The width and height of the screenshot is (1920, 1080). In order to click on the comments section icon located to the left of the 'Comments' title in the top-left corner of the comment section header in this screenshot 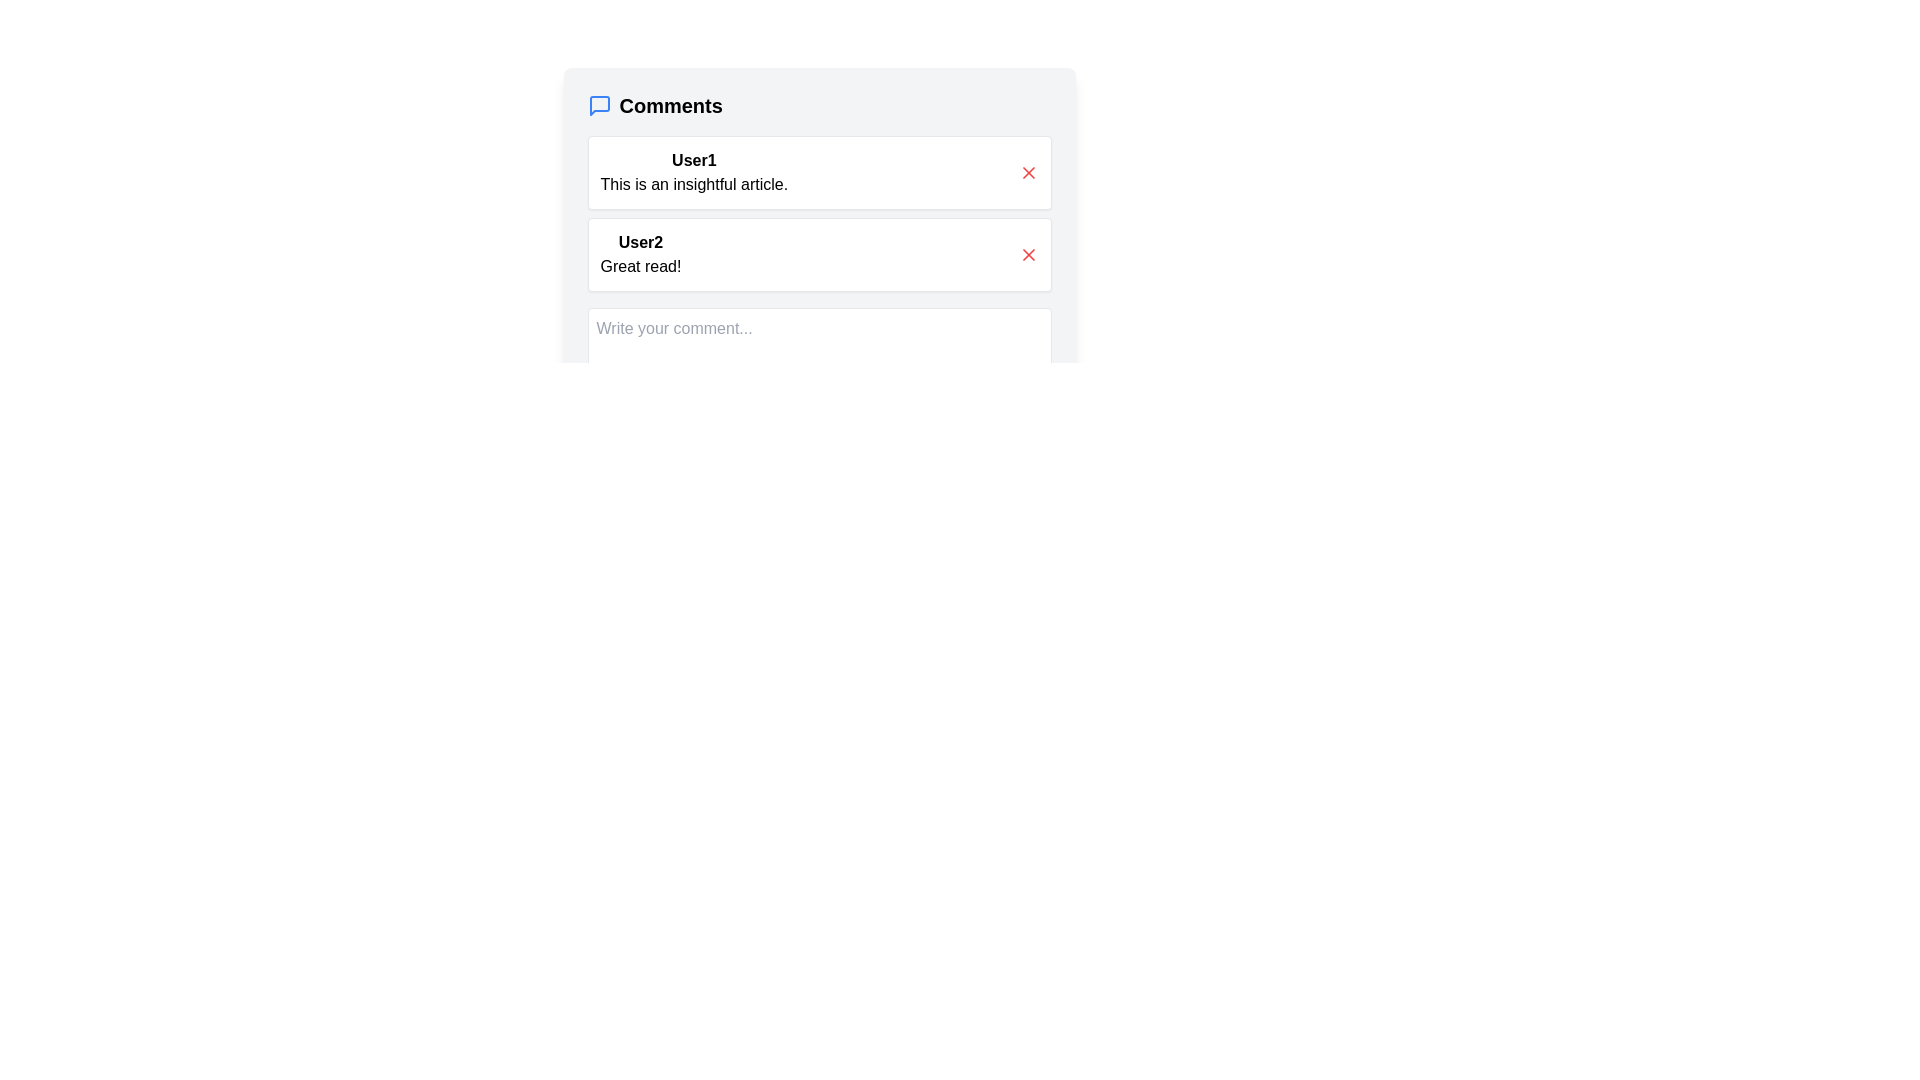, I will do `click(598, 105)`.